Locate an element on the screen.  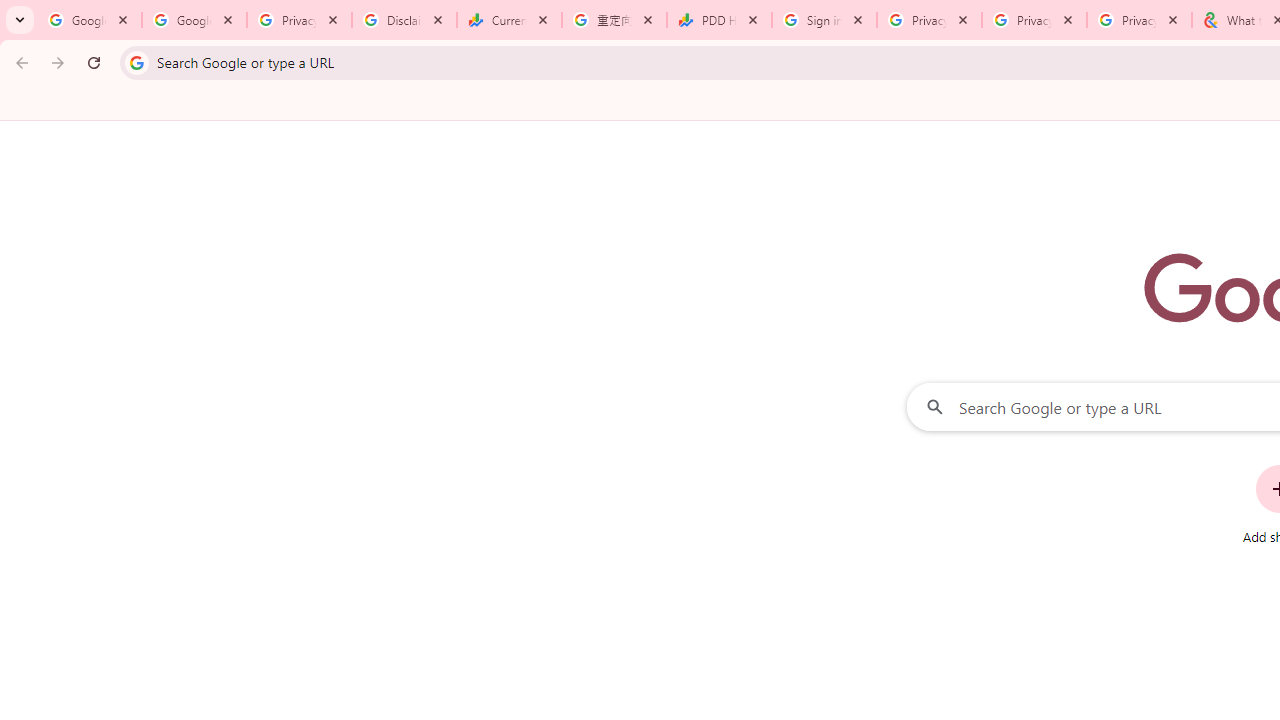
'Currencies - Google Finance' is located at coordinates (509, 20).